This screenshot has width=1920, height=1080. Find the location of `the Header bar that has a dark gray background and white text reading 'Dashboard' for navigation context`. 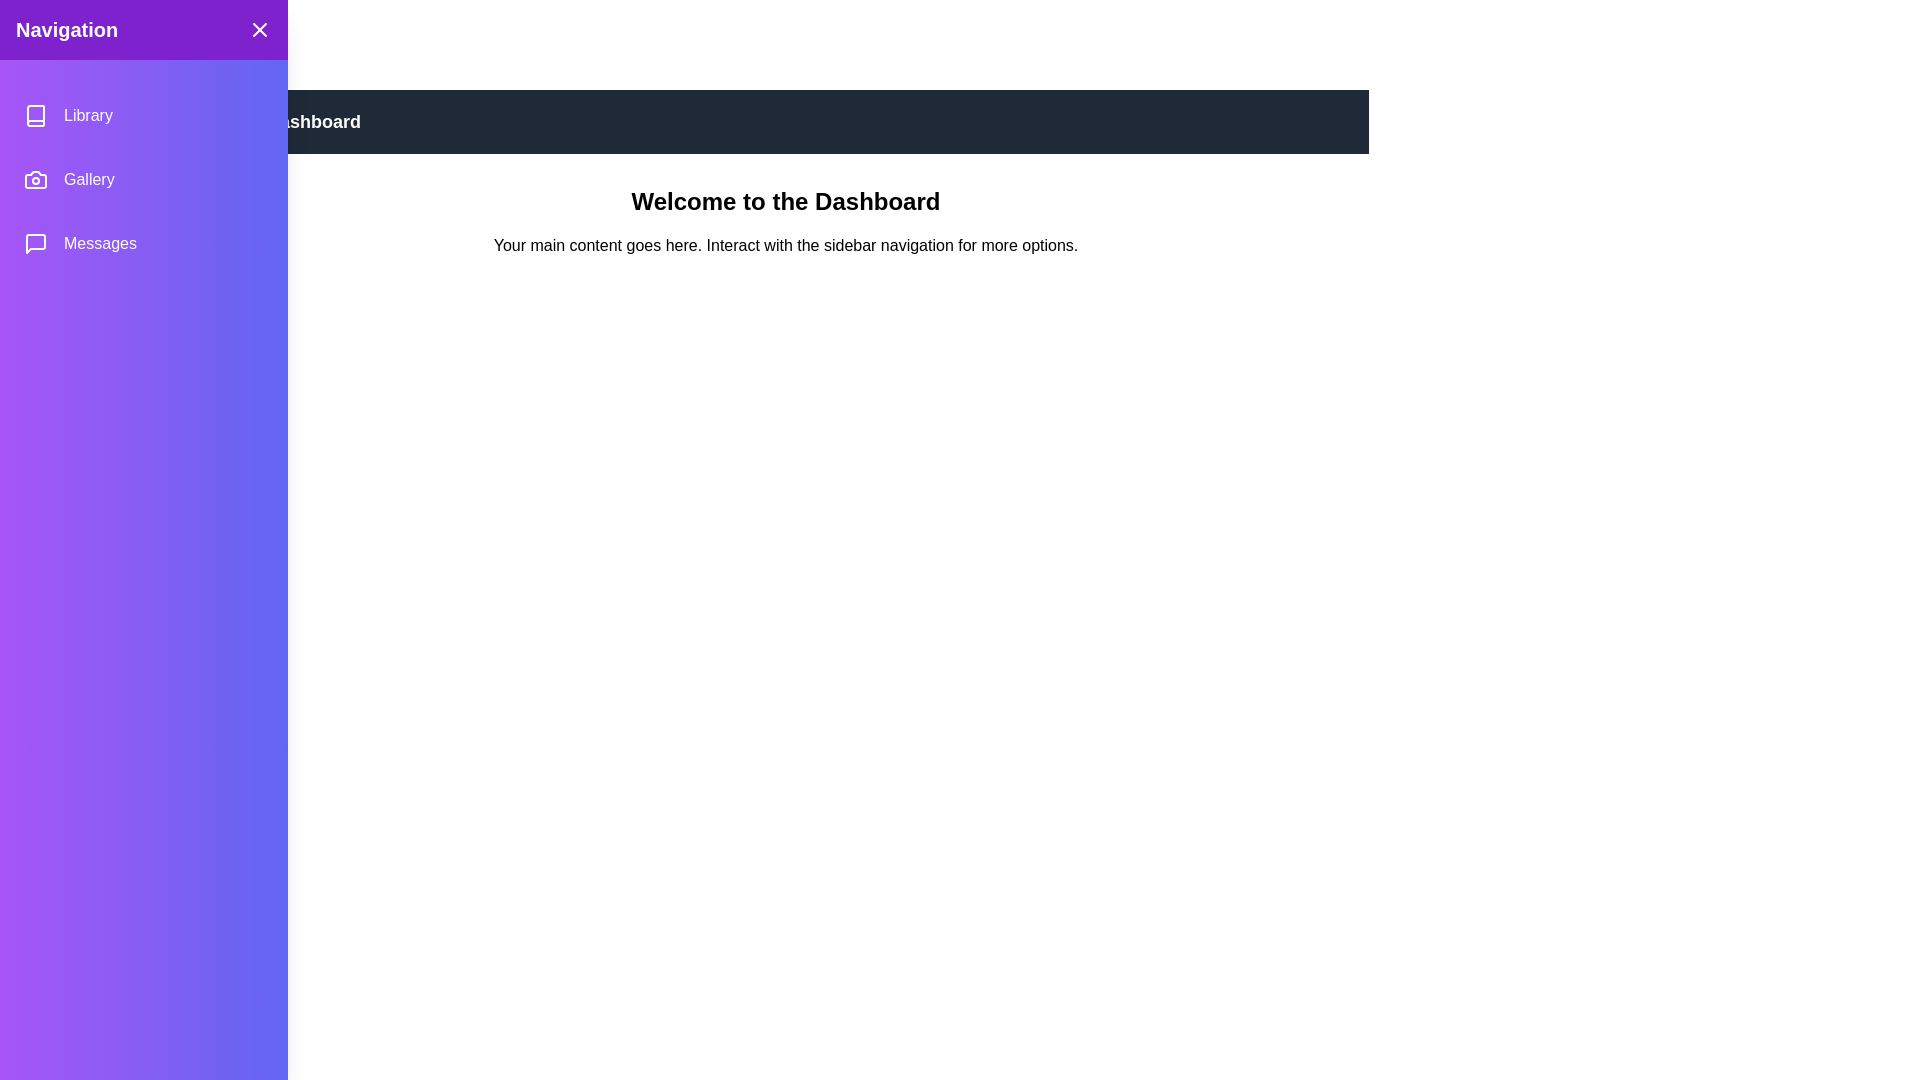

the Header bar that has a dark gray background and white text reading 'Dashboard' for navigation context is located at coordinates (785, 122).